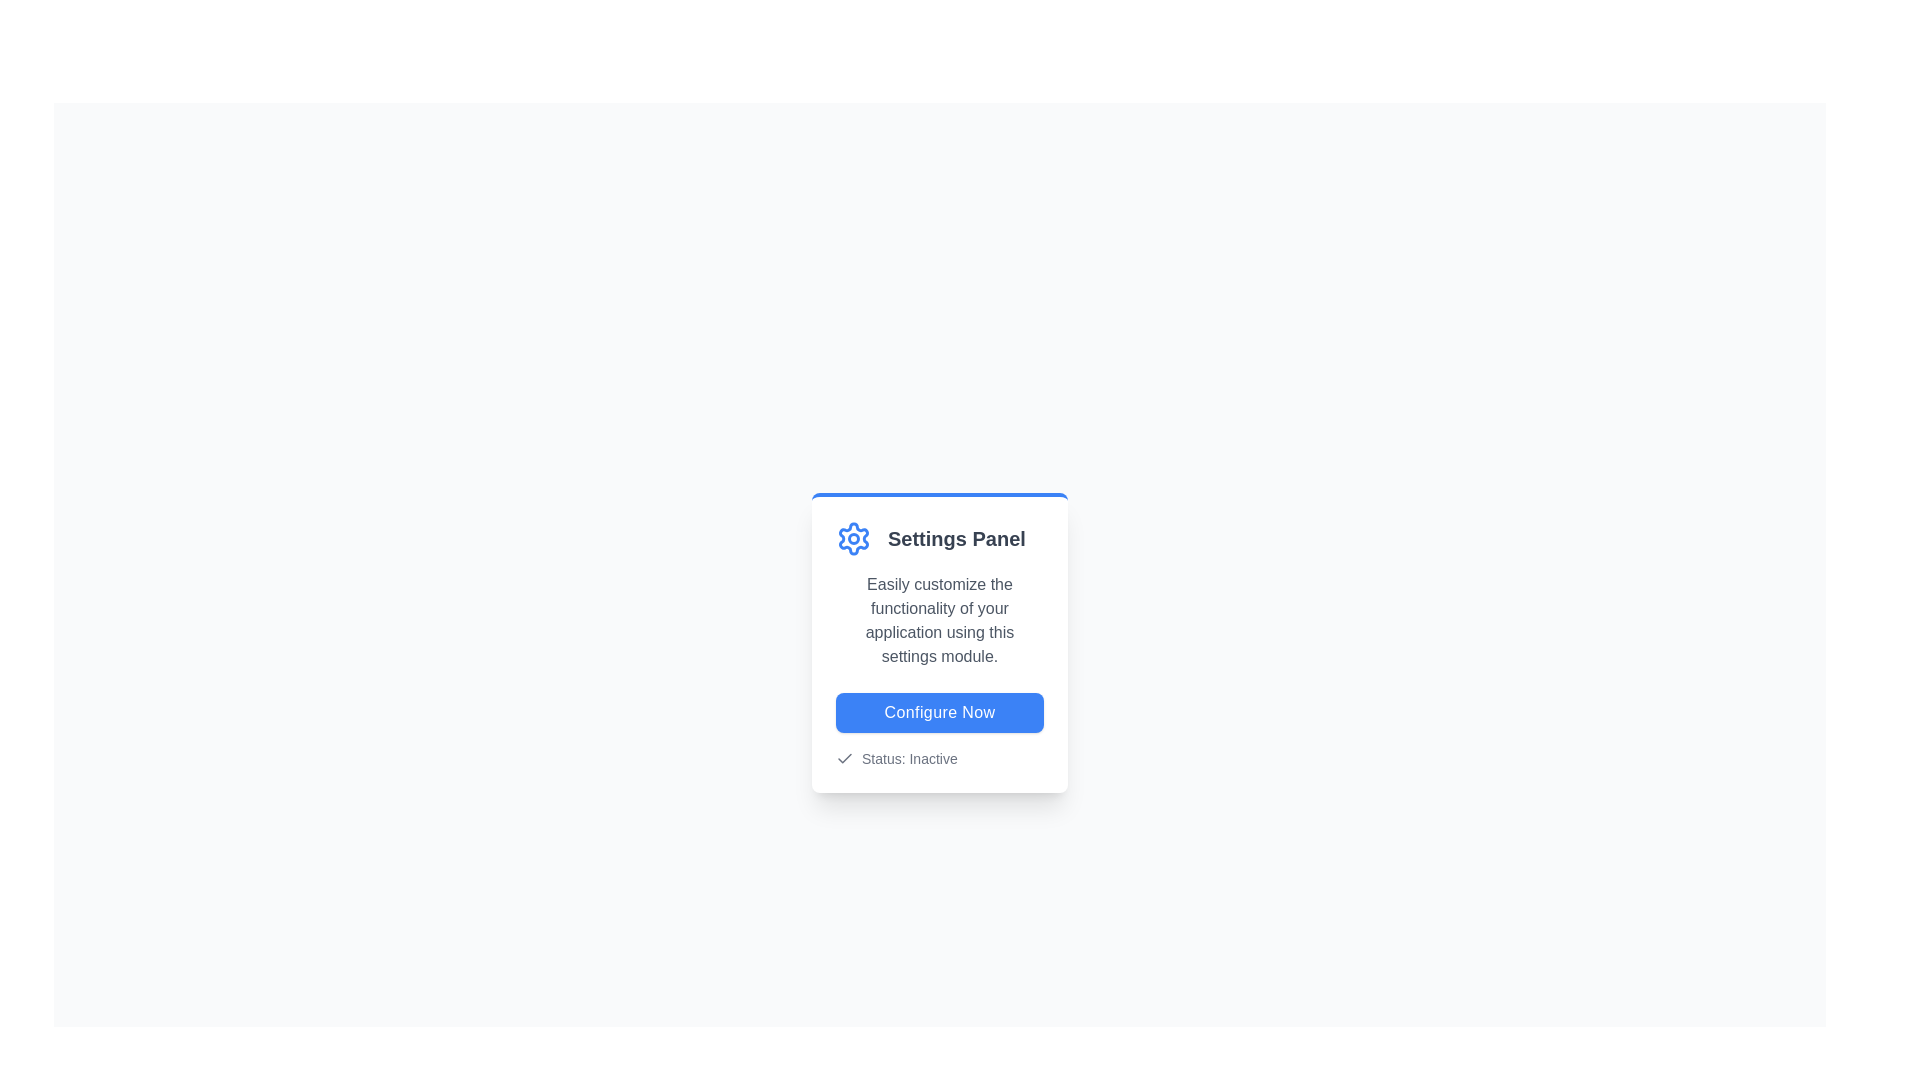  I want to click on the configuration button located in the center of the 'Settings Panel' card, positioned above the status text, so click(939, 712).